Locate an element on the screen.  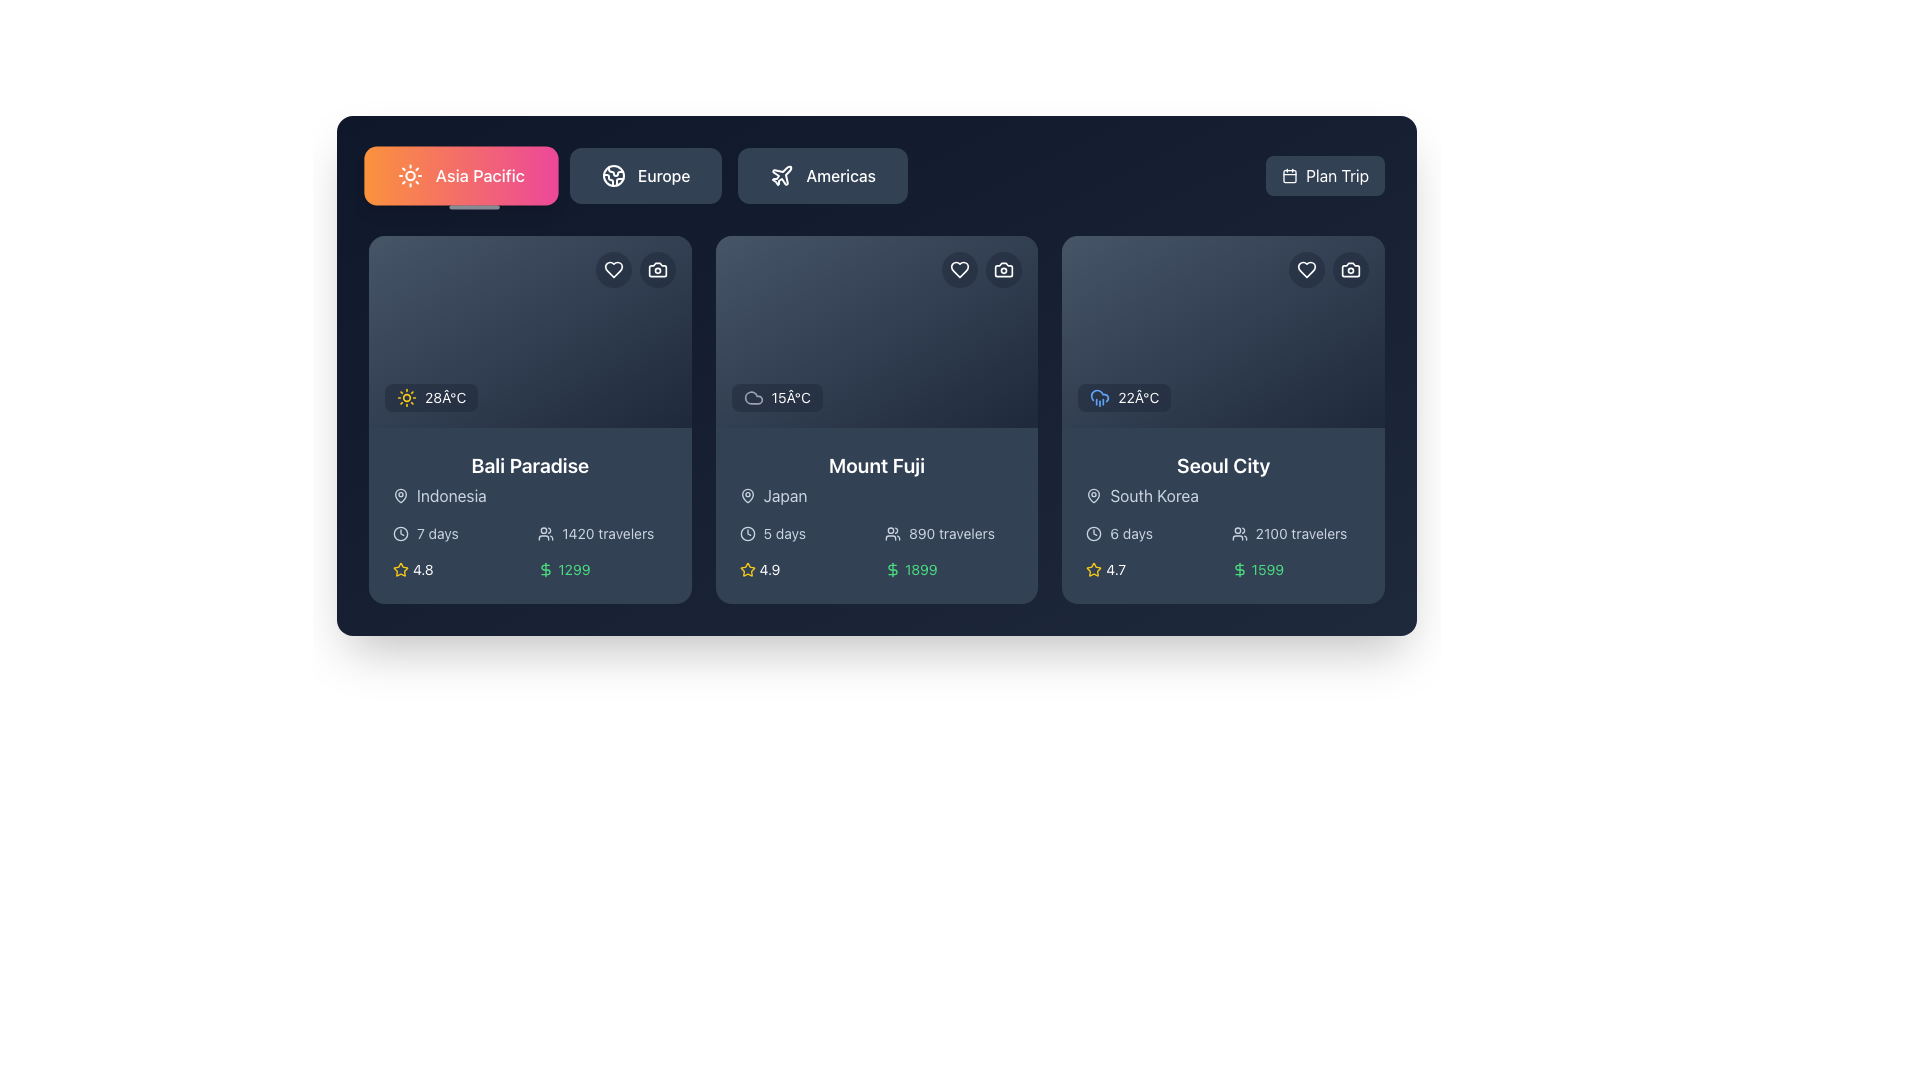
the text label displaying the name of a city and its corresponding country, located at the top-center of the rightmost travel package card is located at coordinates (1222, 479).